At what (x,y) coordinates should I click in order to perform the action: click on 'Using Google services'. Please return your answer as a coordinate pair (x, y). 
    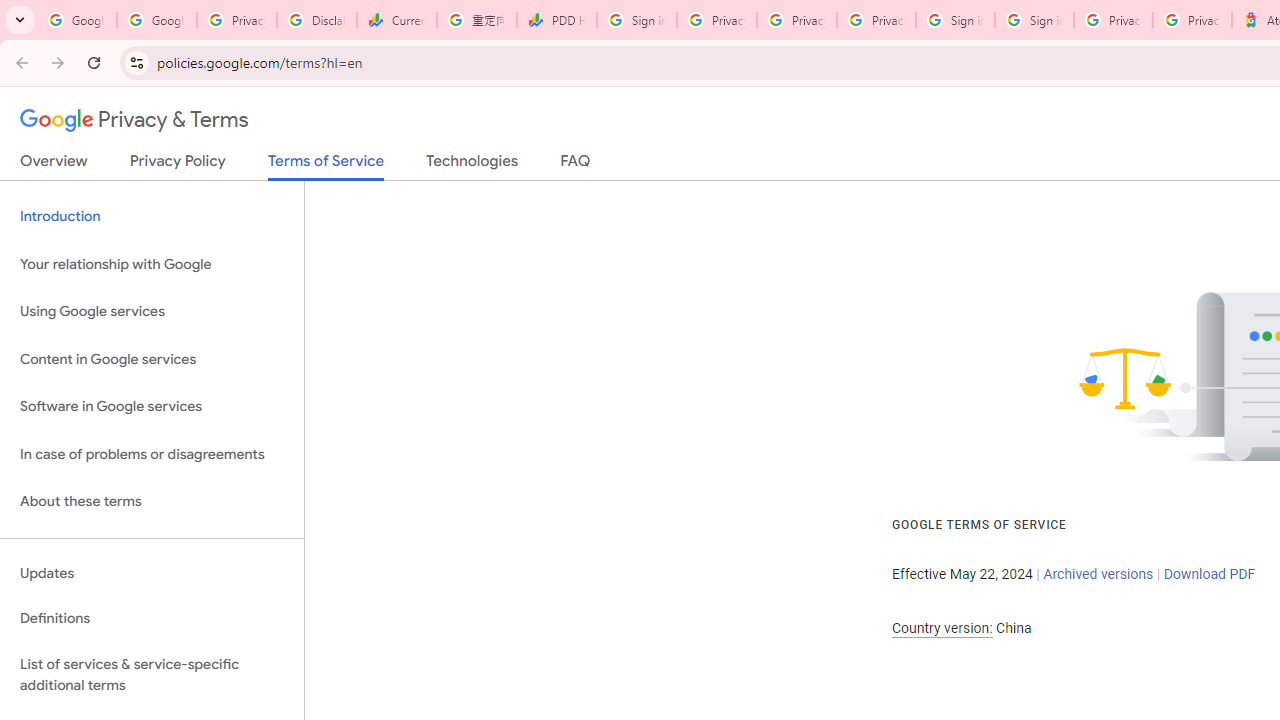
    Looking at the image, I should click on (151, 312).